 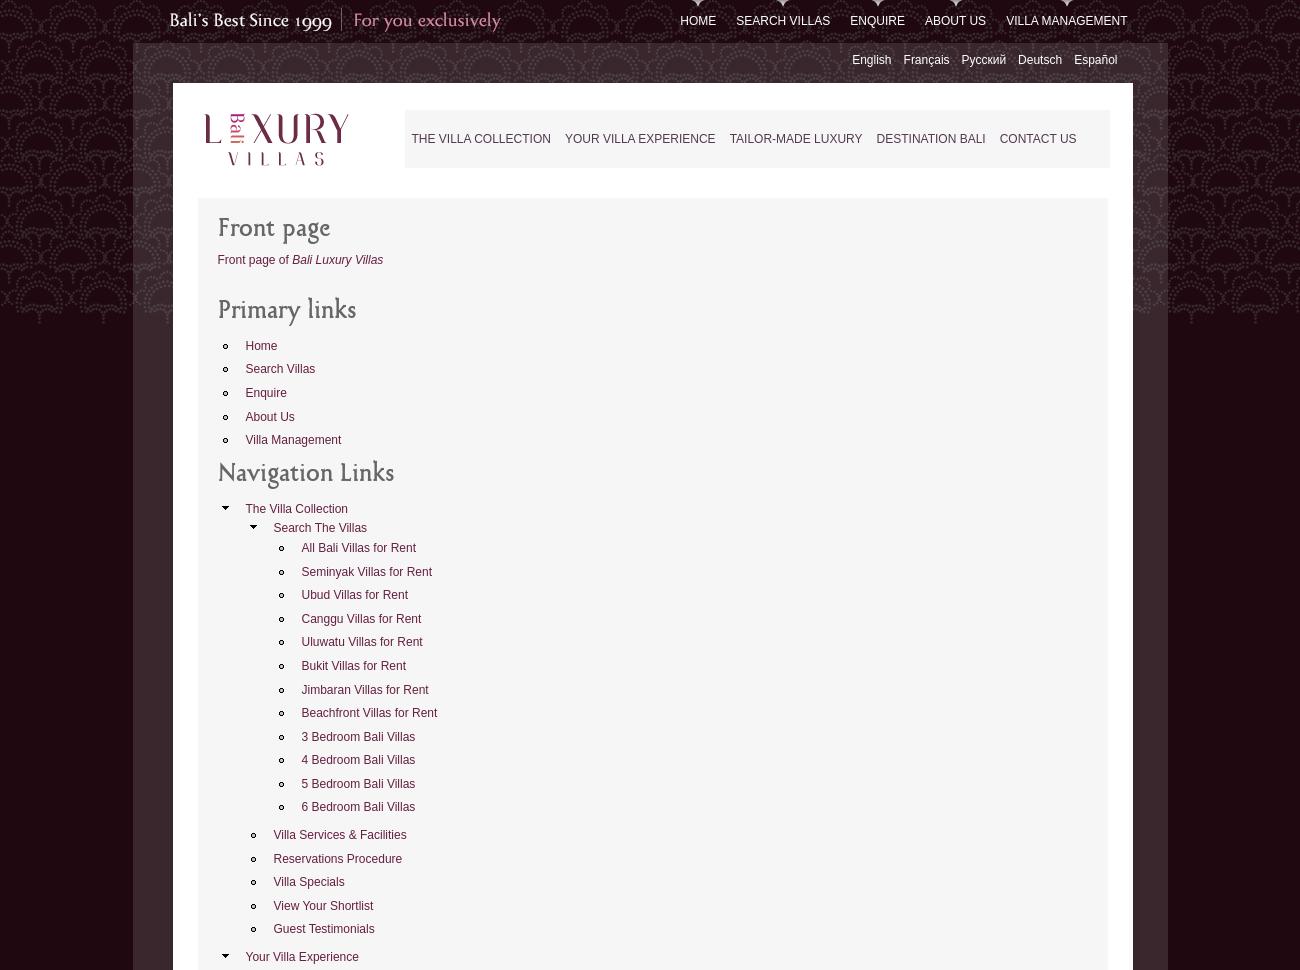 I want to click on 'Villa Services & Facilities', so click(x=338, y=833).